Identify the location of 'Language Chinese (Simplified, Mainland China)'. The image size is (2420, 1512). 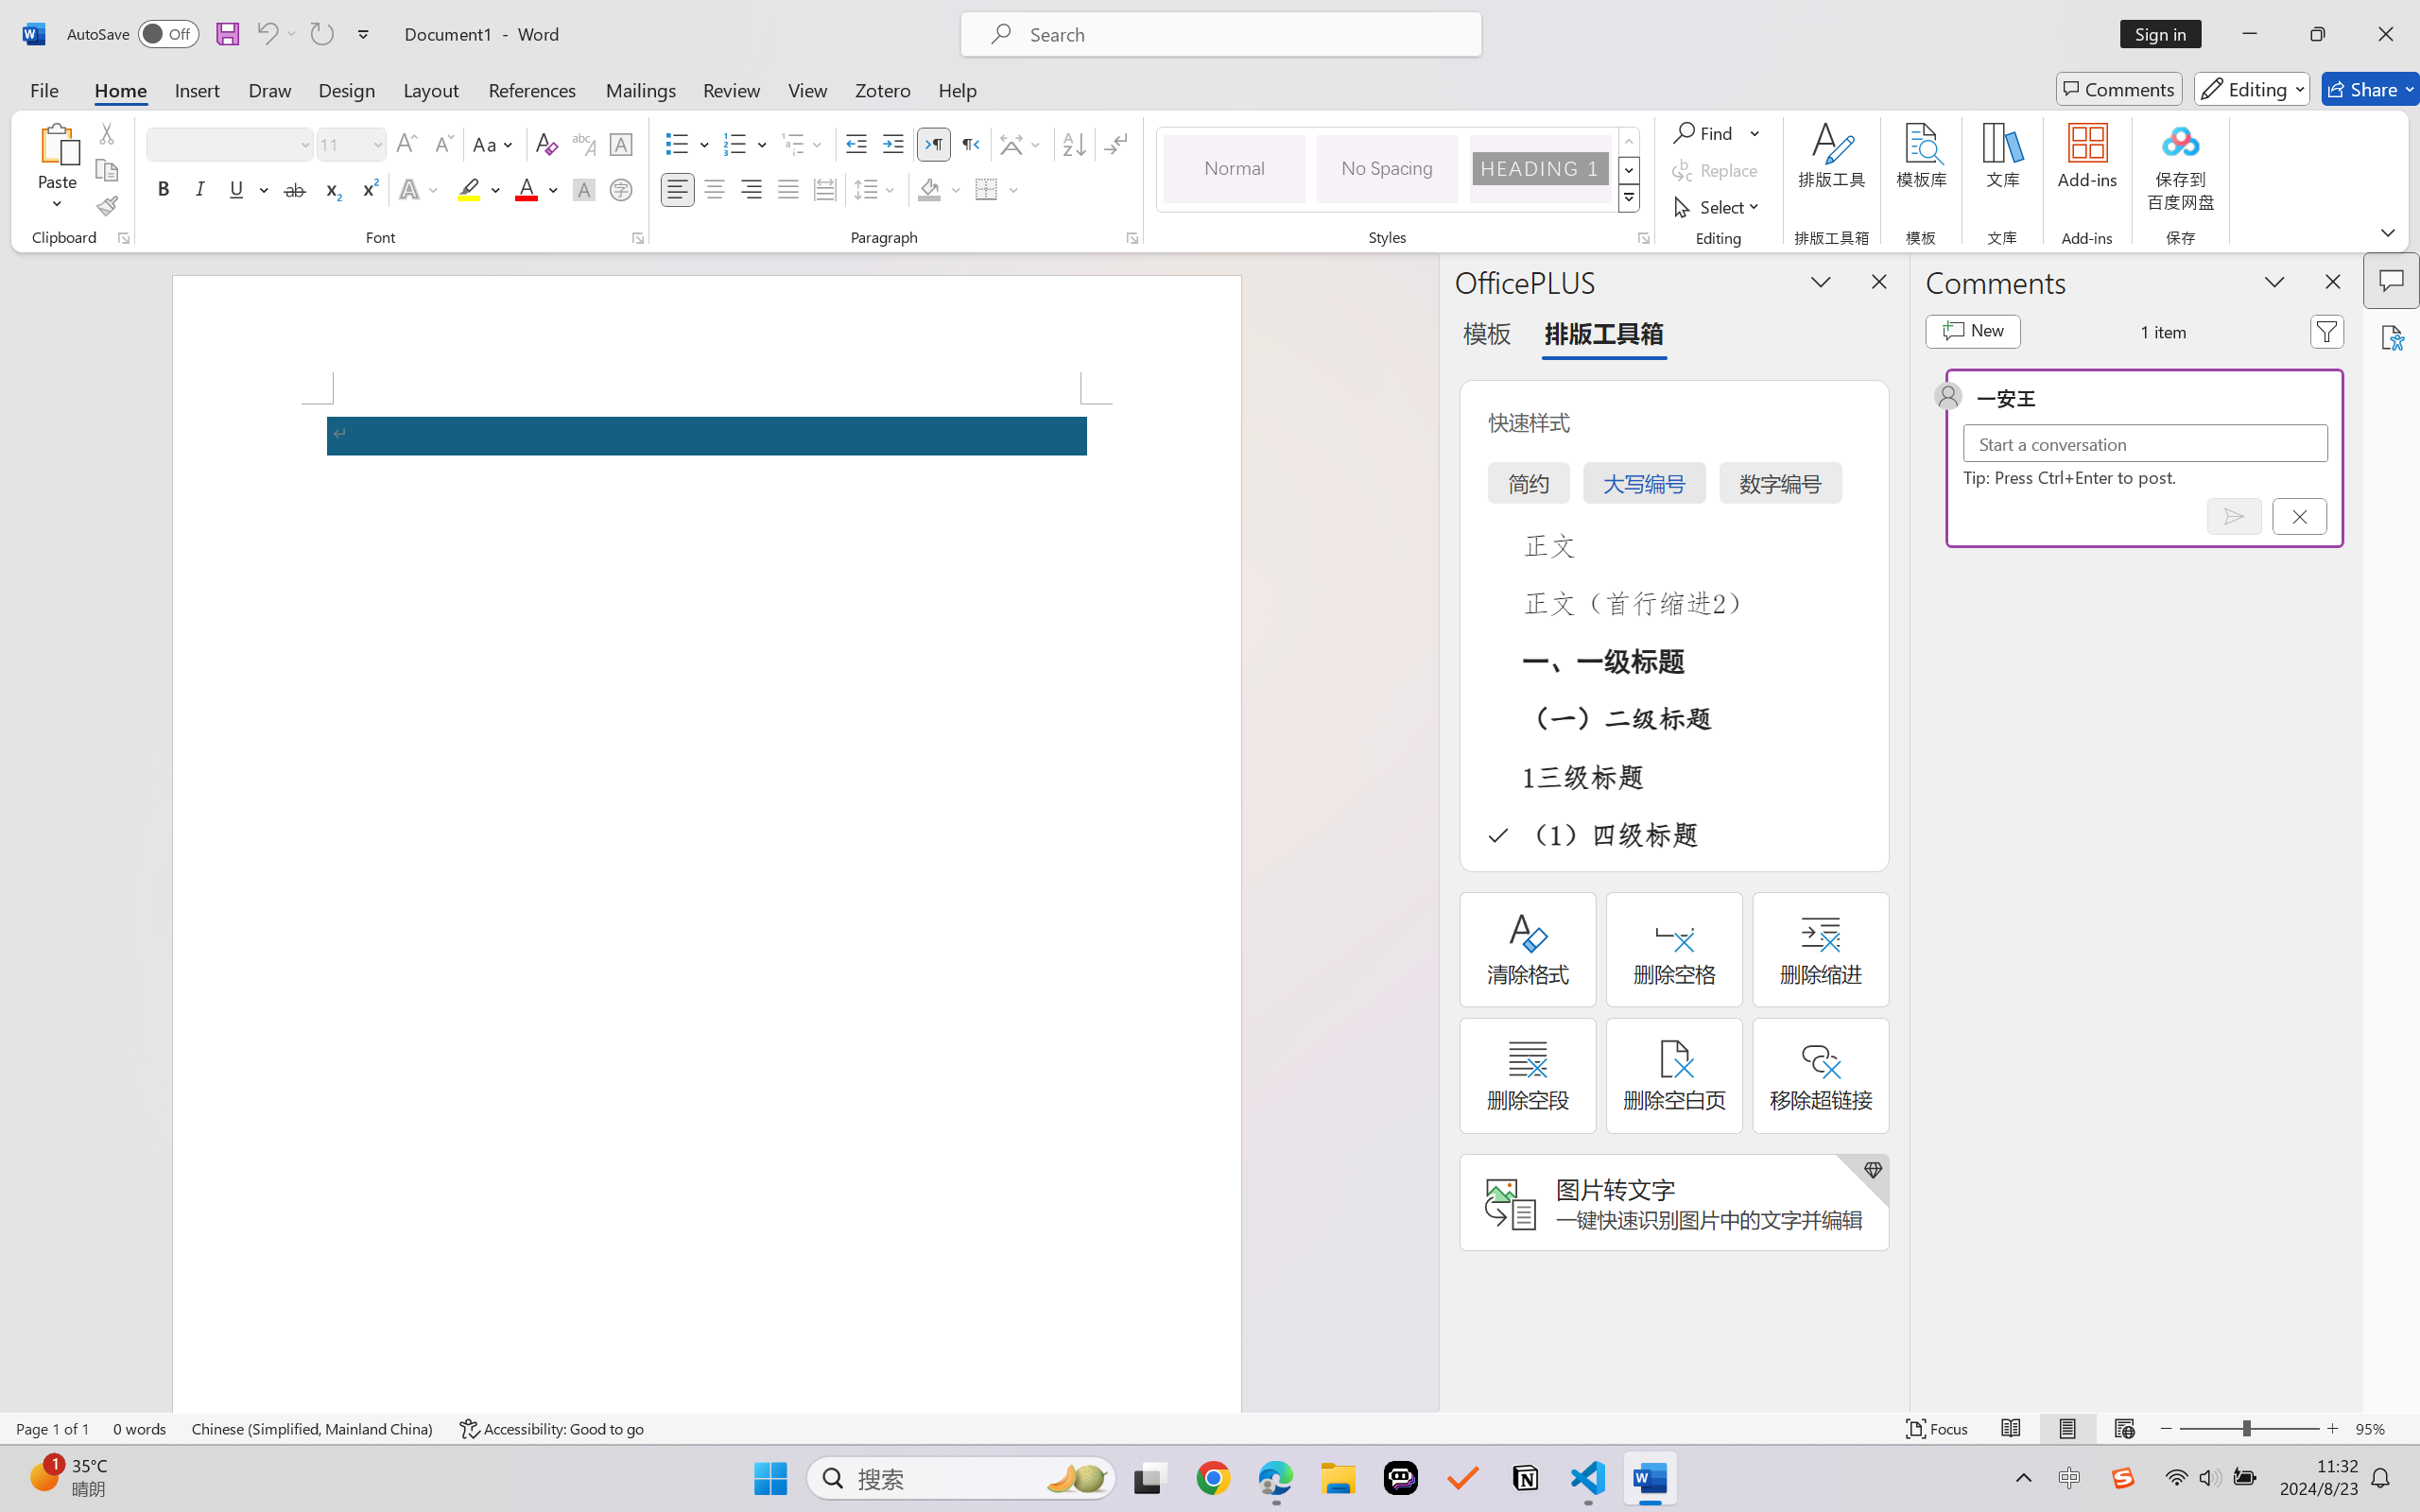
(313, 1428).